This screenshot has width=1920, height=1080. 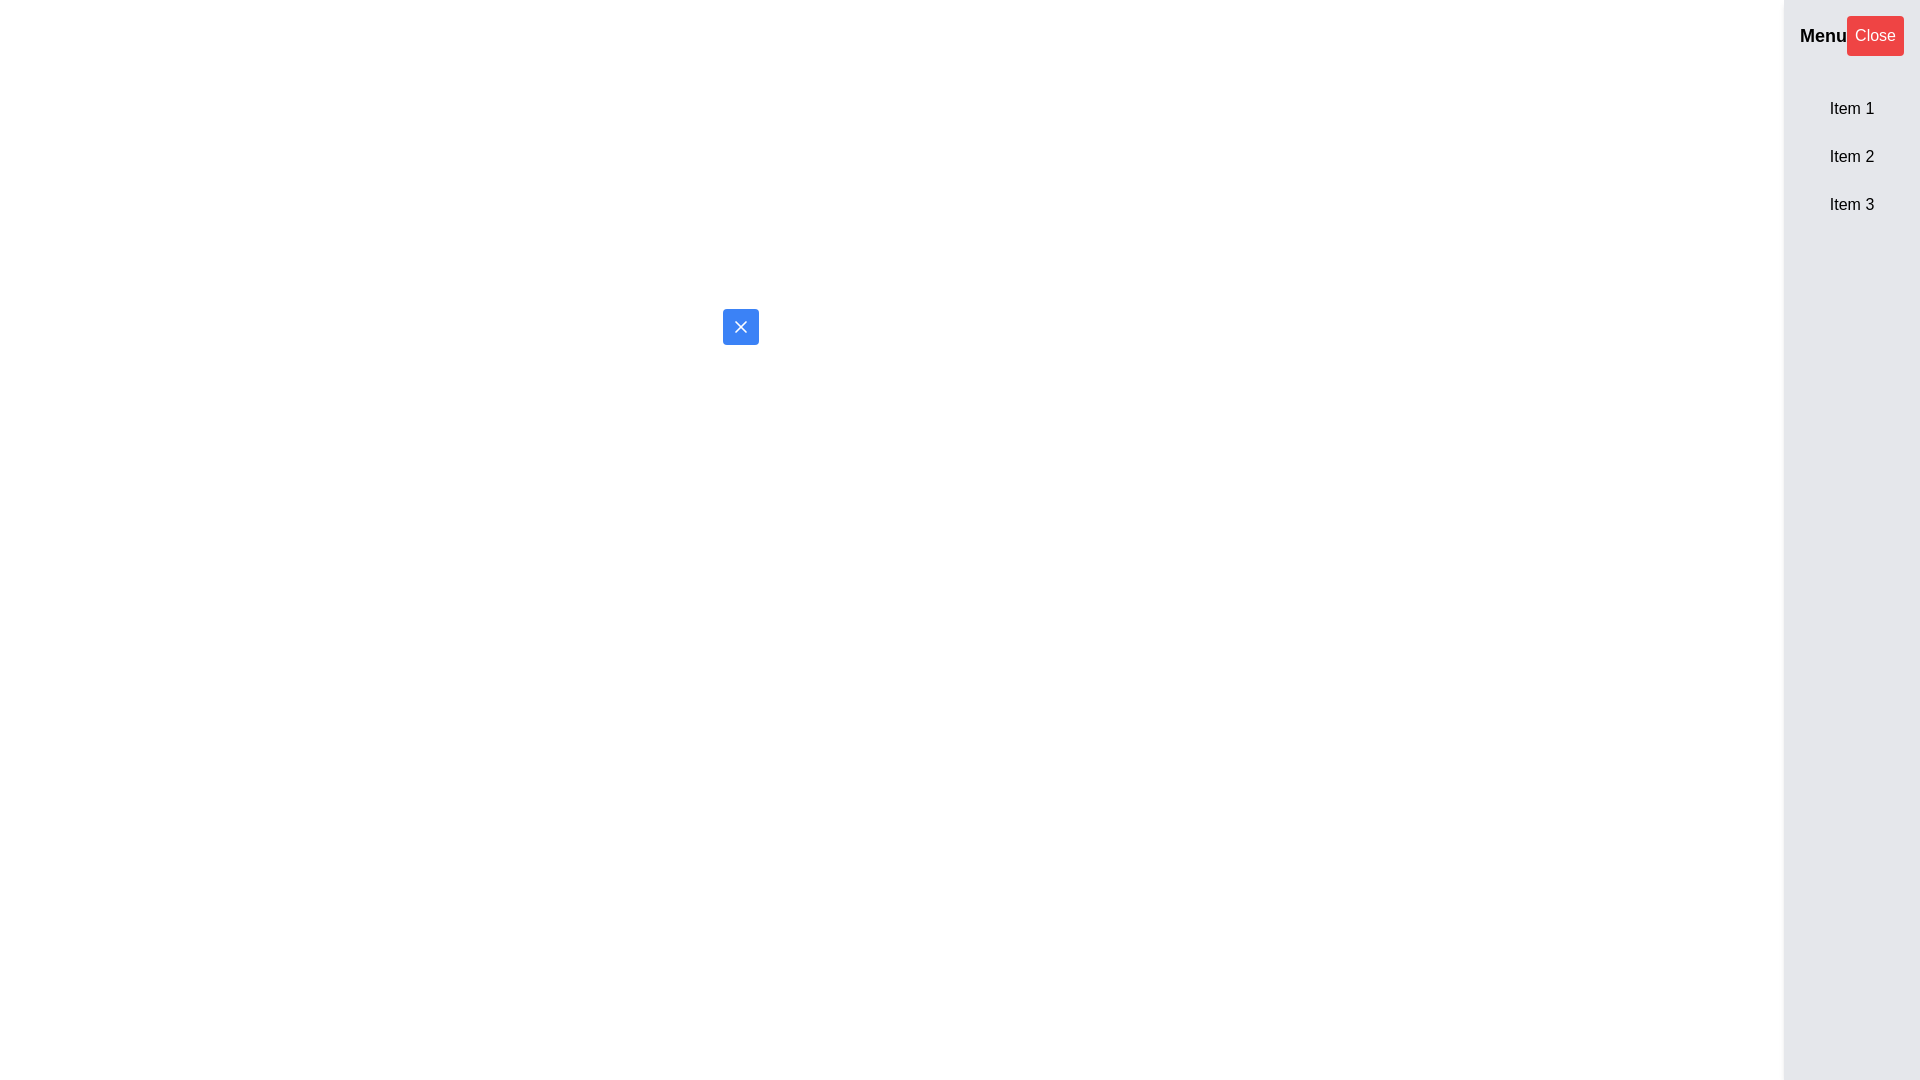 What do you see at coordinates (1851, 156) in the screenshot?
I see `the second item in the vertical list component labeled 'Item 2', which is positioned between 'Item 1' and 'Item 3'` at bounding box center [1851, 156].